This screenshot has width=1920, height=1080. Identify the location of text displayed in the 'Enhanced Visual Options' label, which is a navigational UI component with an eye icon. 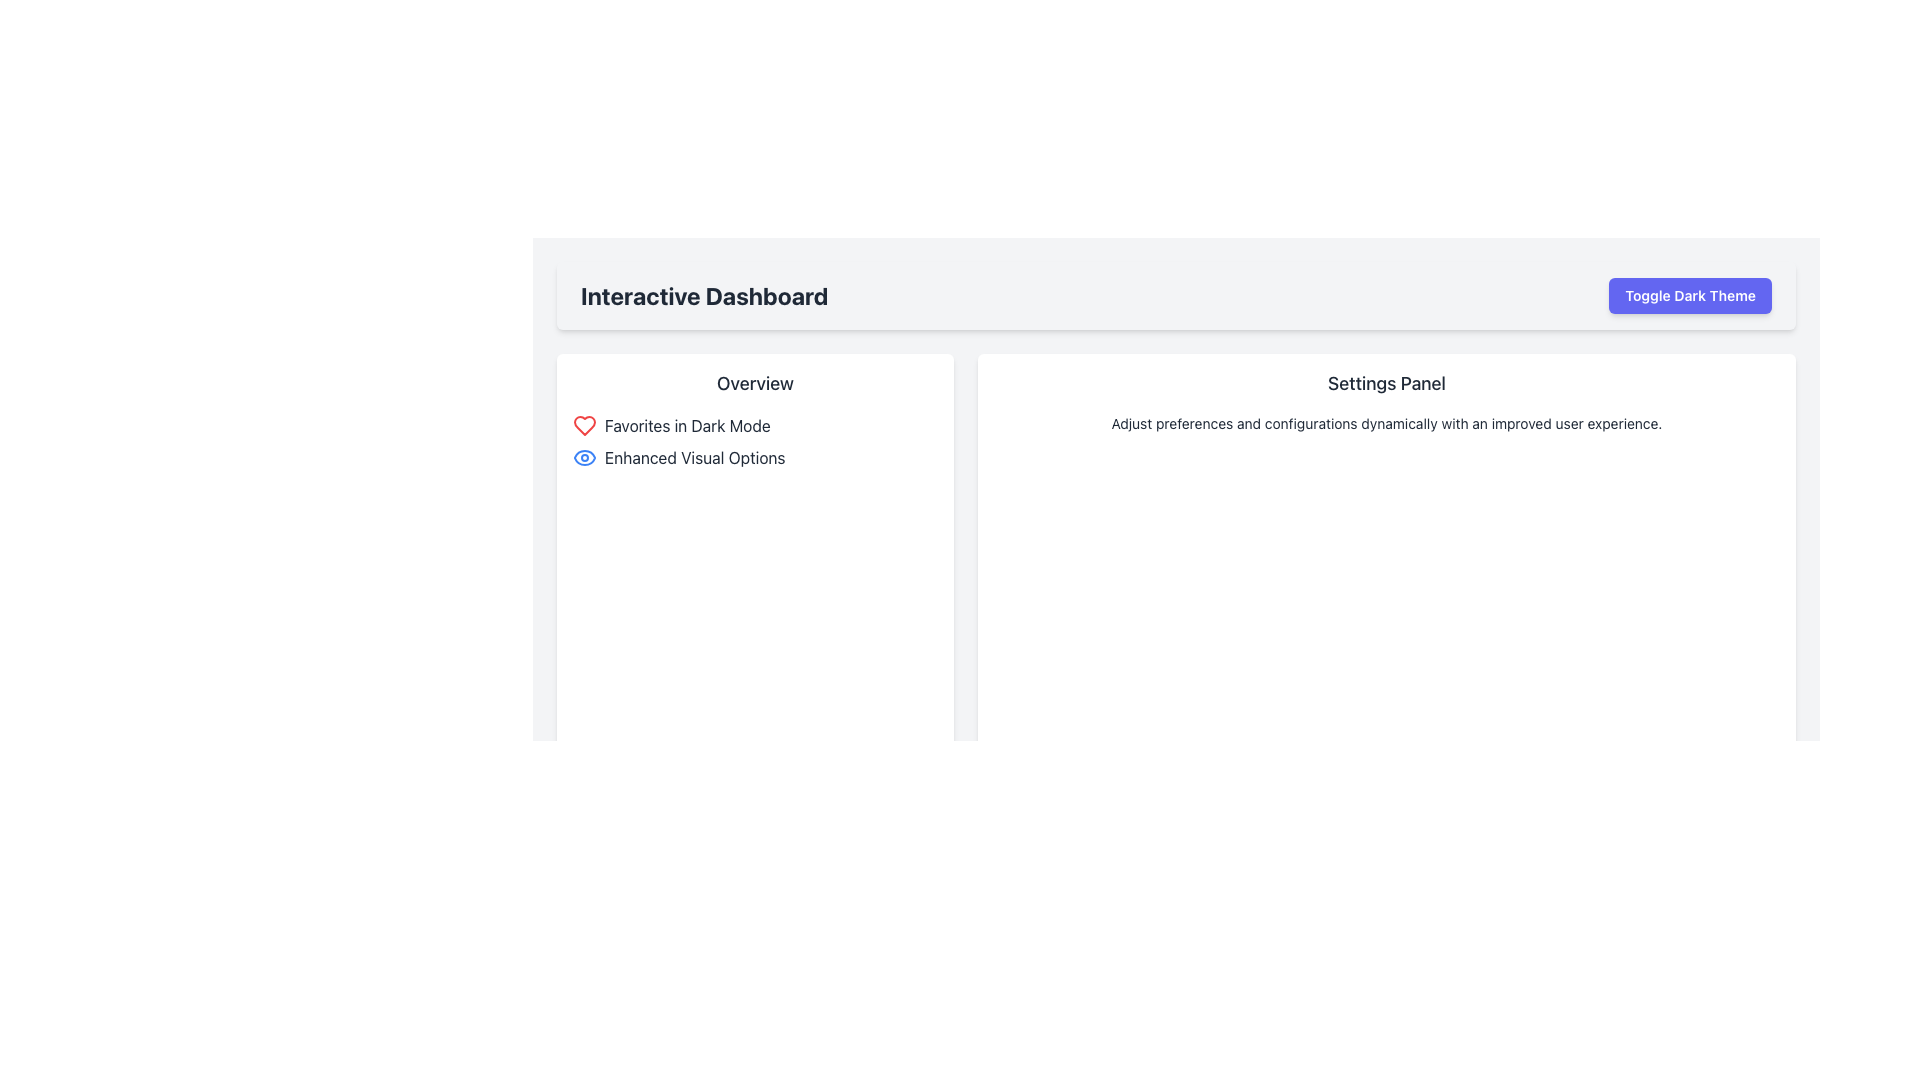
(754, 458).